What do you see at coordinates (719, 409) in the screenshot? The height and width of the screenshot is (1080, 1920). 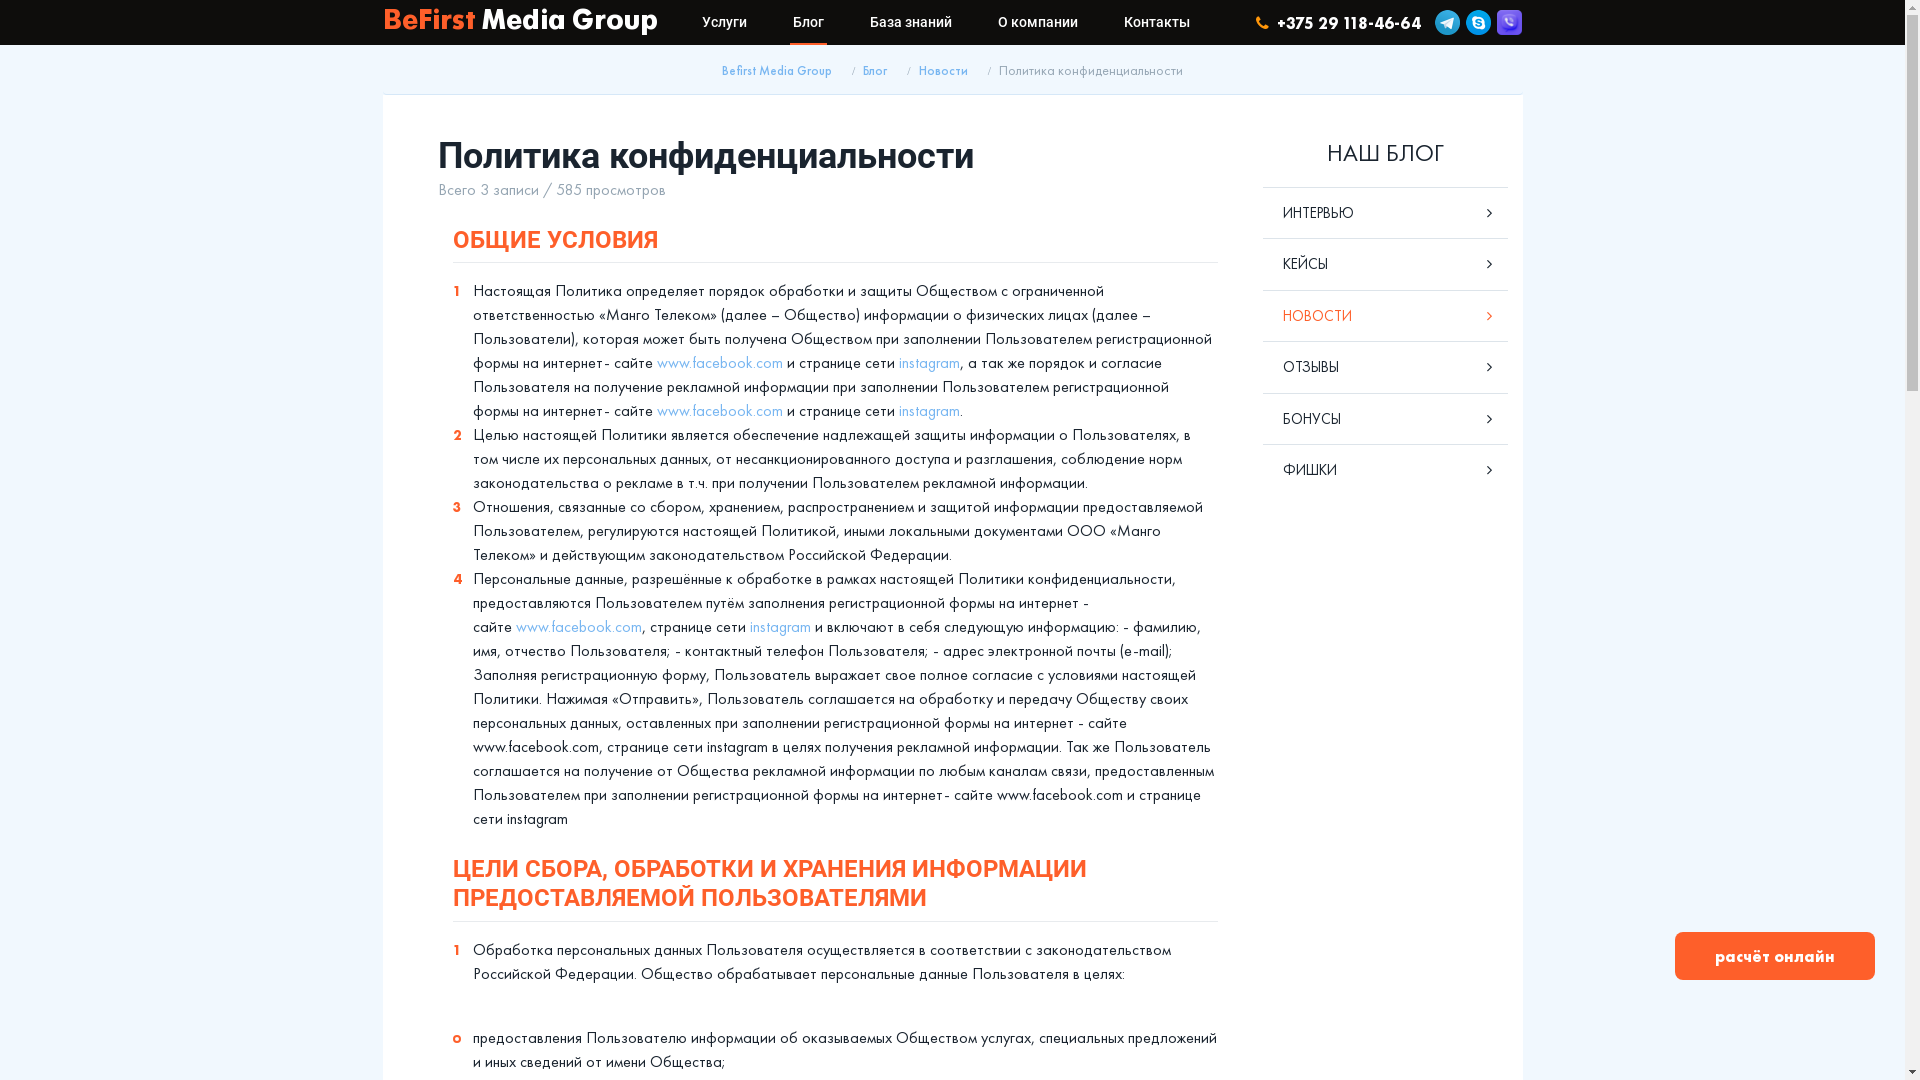 I see `'www.facebook.com'` at bounding box center [719, 409].